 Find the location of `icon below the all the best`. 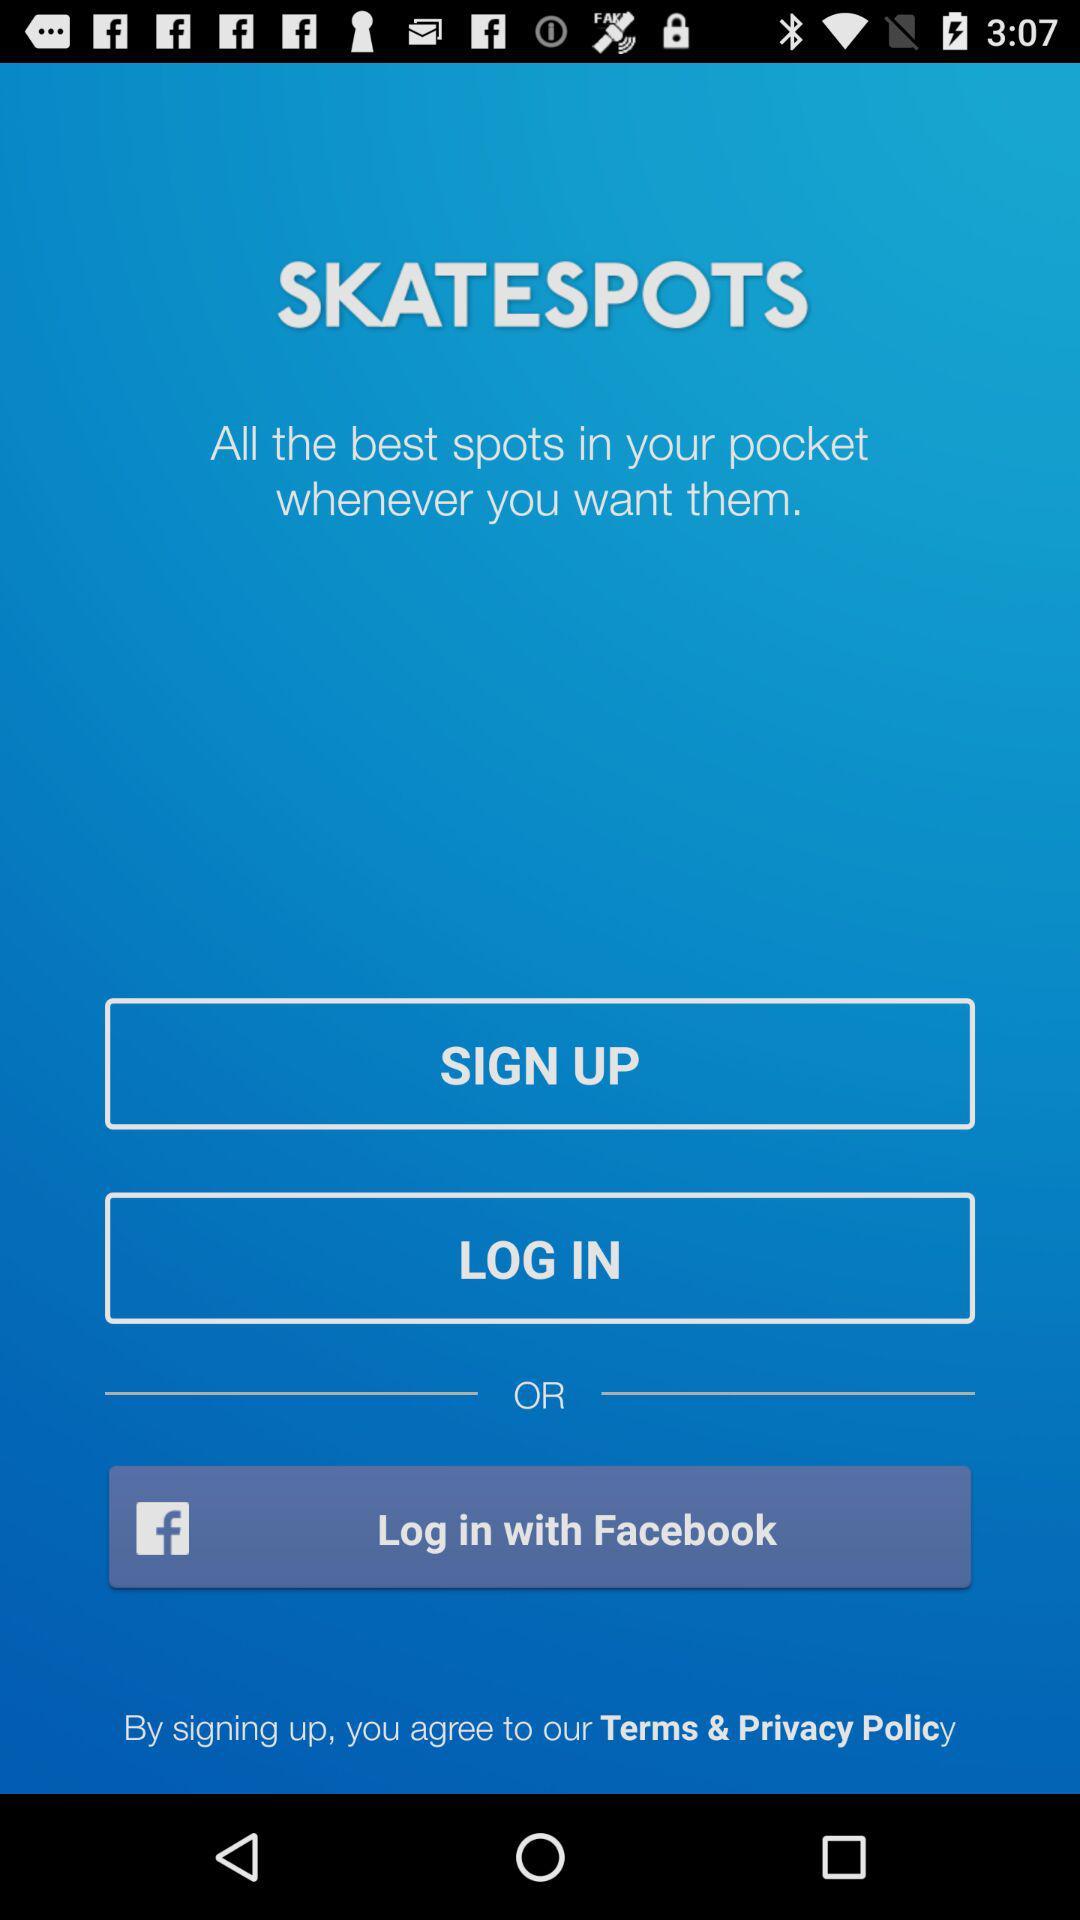

icon below the all the best is located at coordinates (540, 1062).